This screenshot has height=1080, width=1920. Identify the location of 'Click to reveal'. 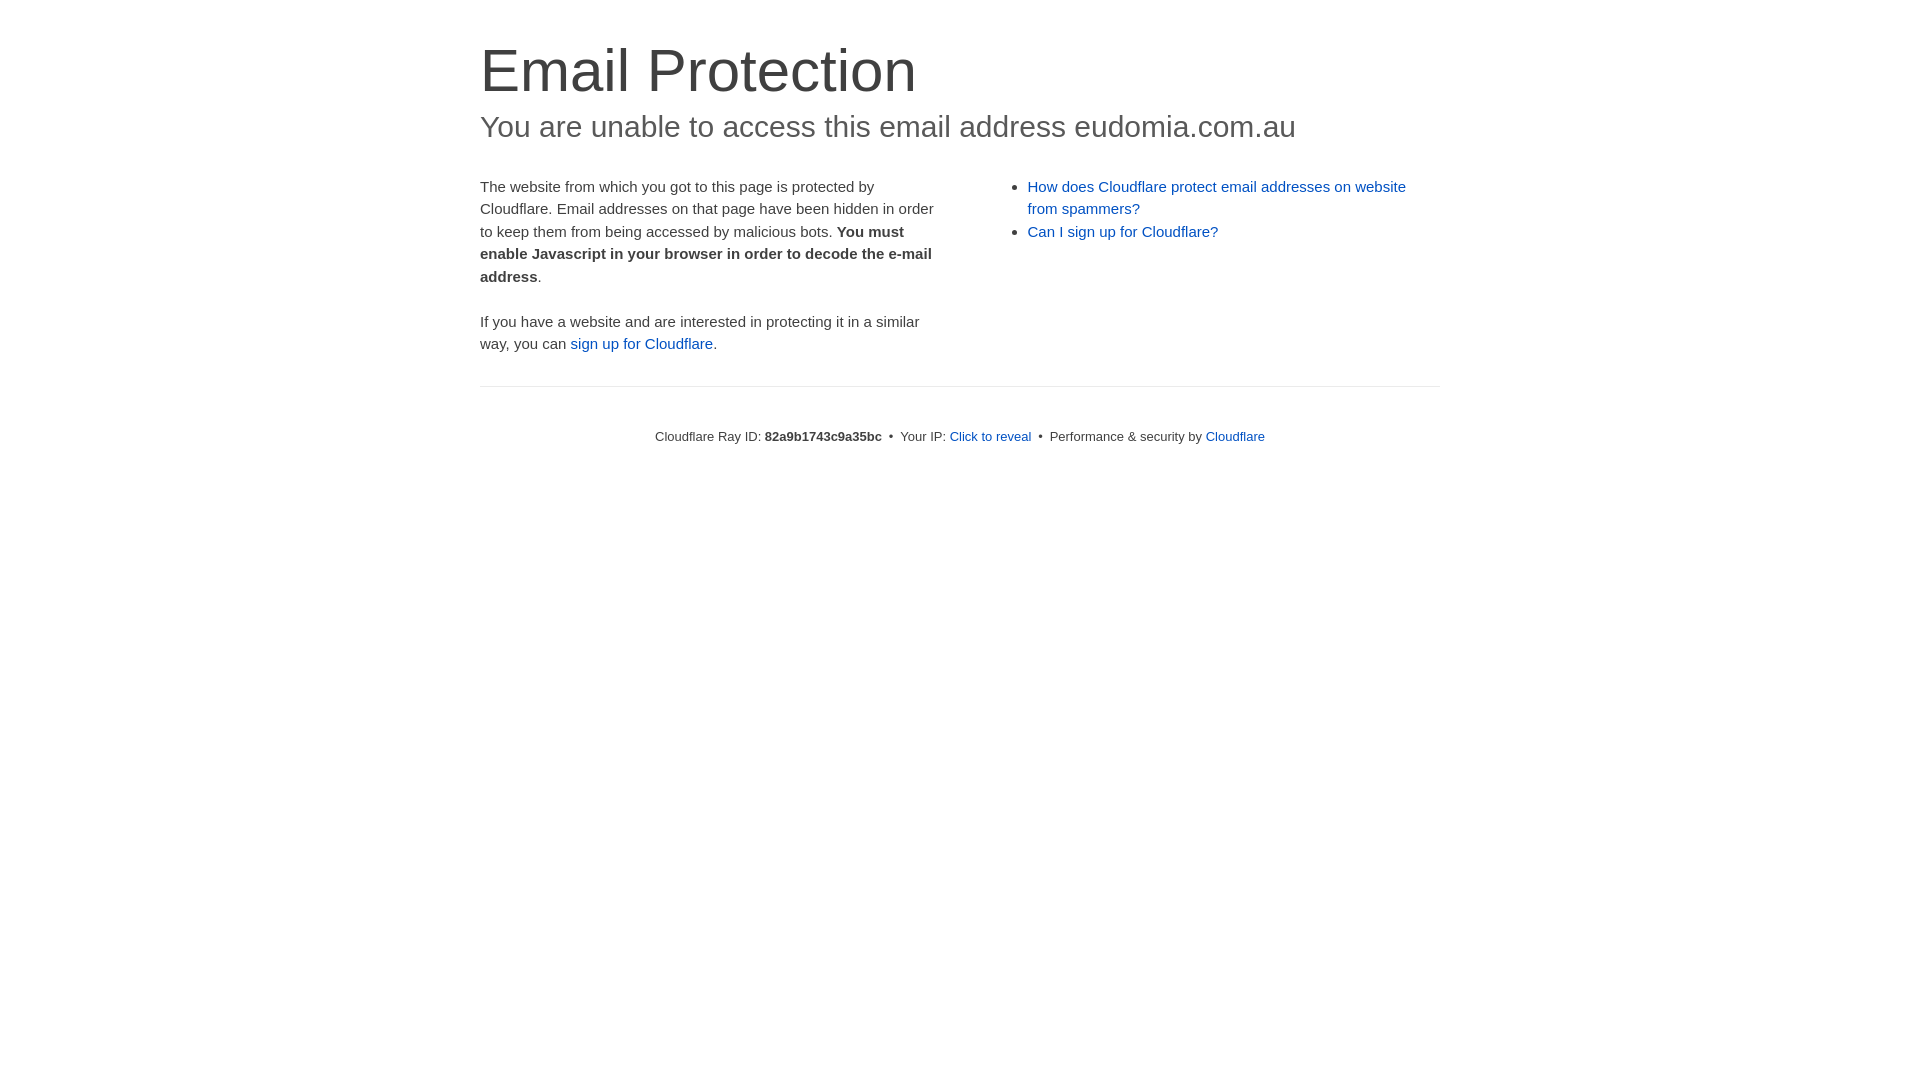
(949, 435).